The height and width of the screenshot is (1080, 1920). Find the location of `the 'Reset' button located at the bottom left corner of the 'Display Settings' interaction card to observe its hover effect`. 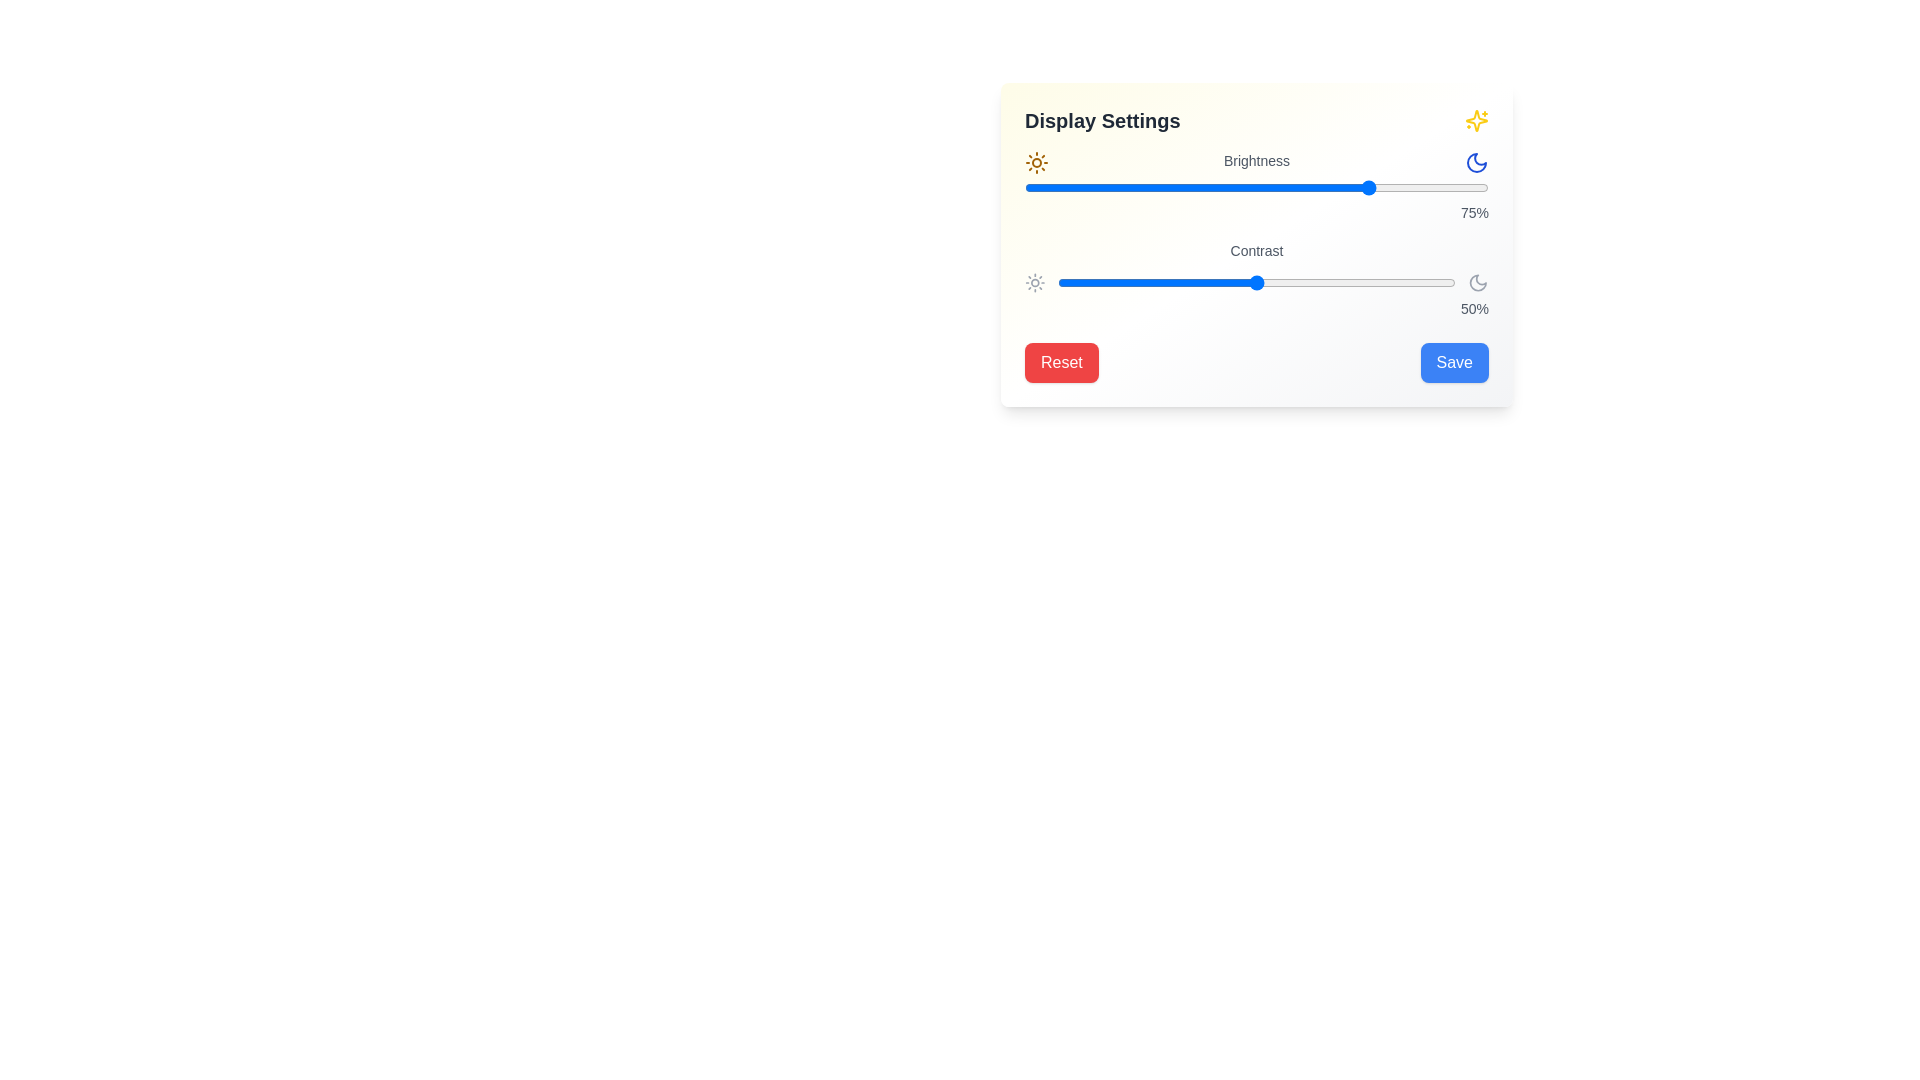

the 'Reset' button located at the bottom left corner of the 'Display Settings' interaction card to observe its hover effect is located at coordinates (1060, 362).